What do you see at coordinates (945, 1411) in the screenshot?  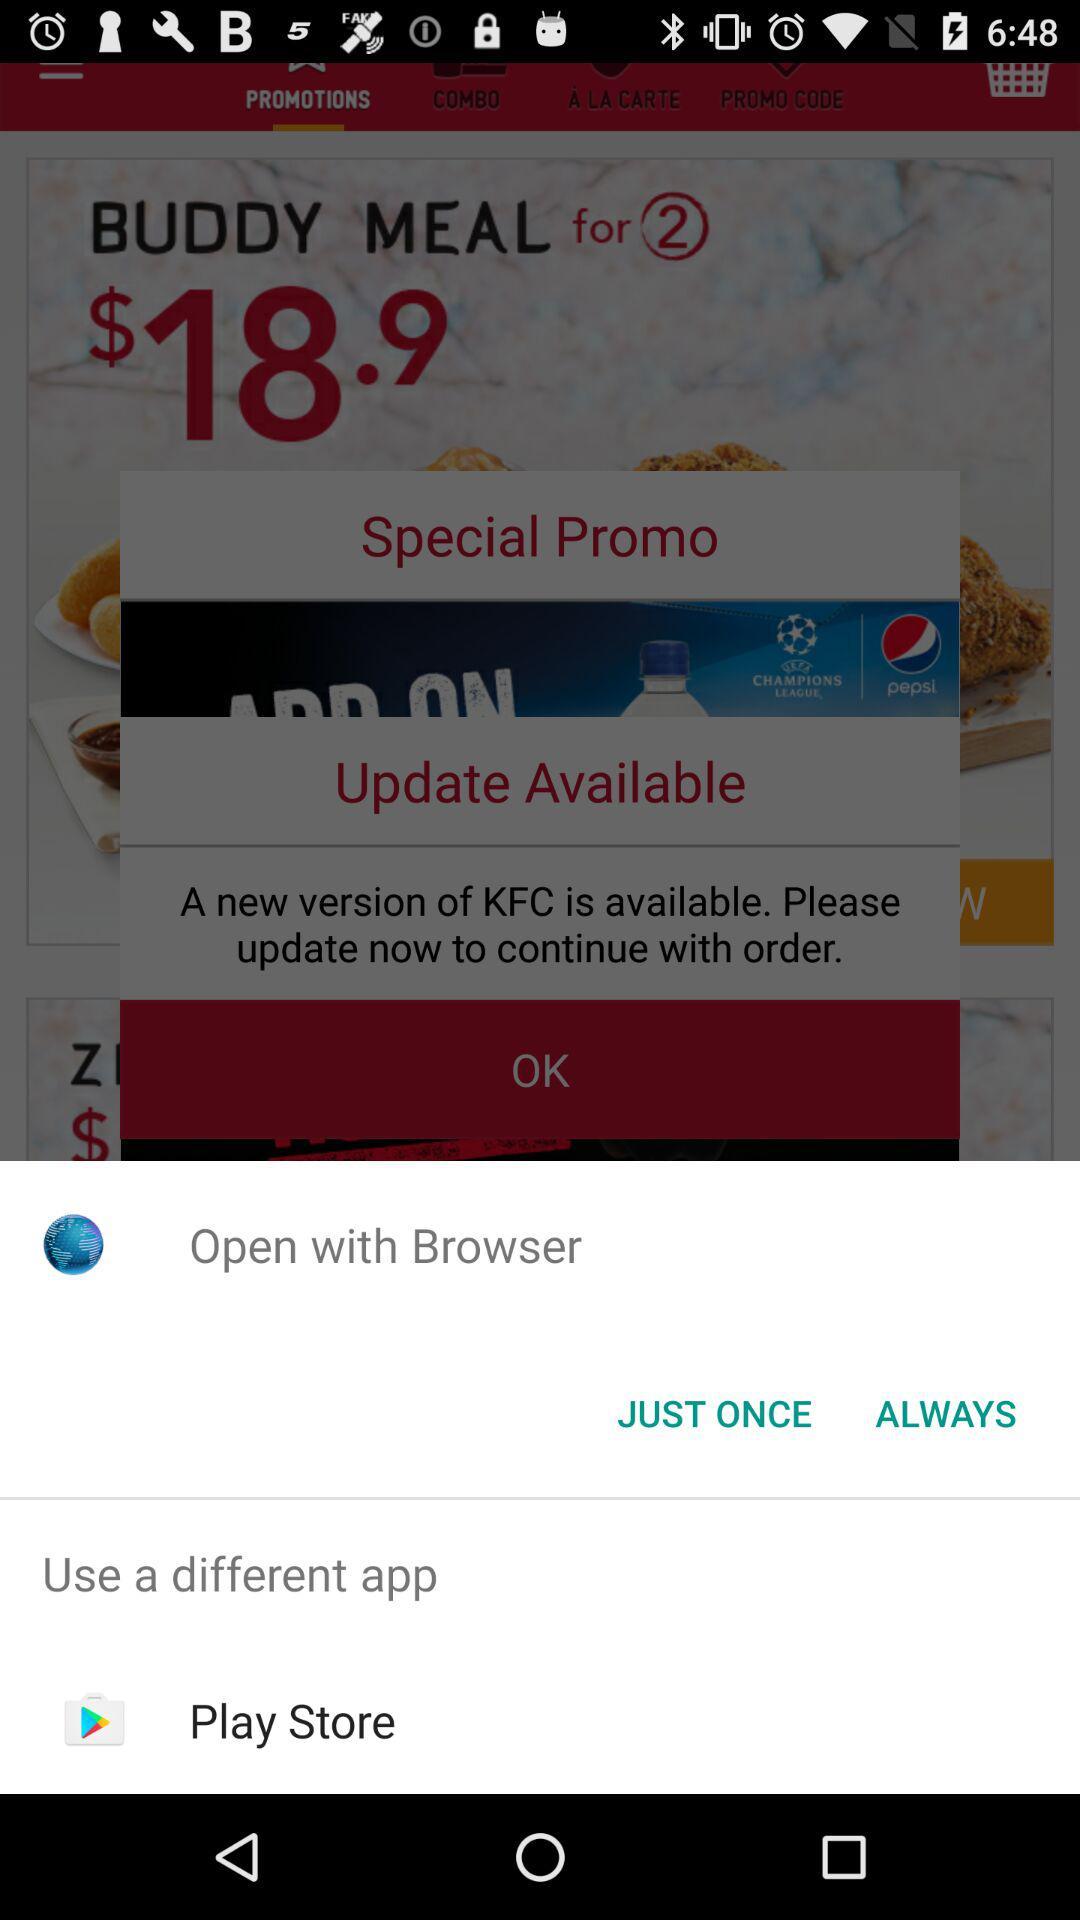 I see `the button to the right of the just once` at bounding box center [945, 1411].